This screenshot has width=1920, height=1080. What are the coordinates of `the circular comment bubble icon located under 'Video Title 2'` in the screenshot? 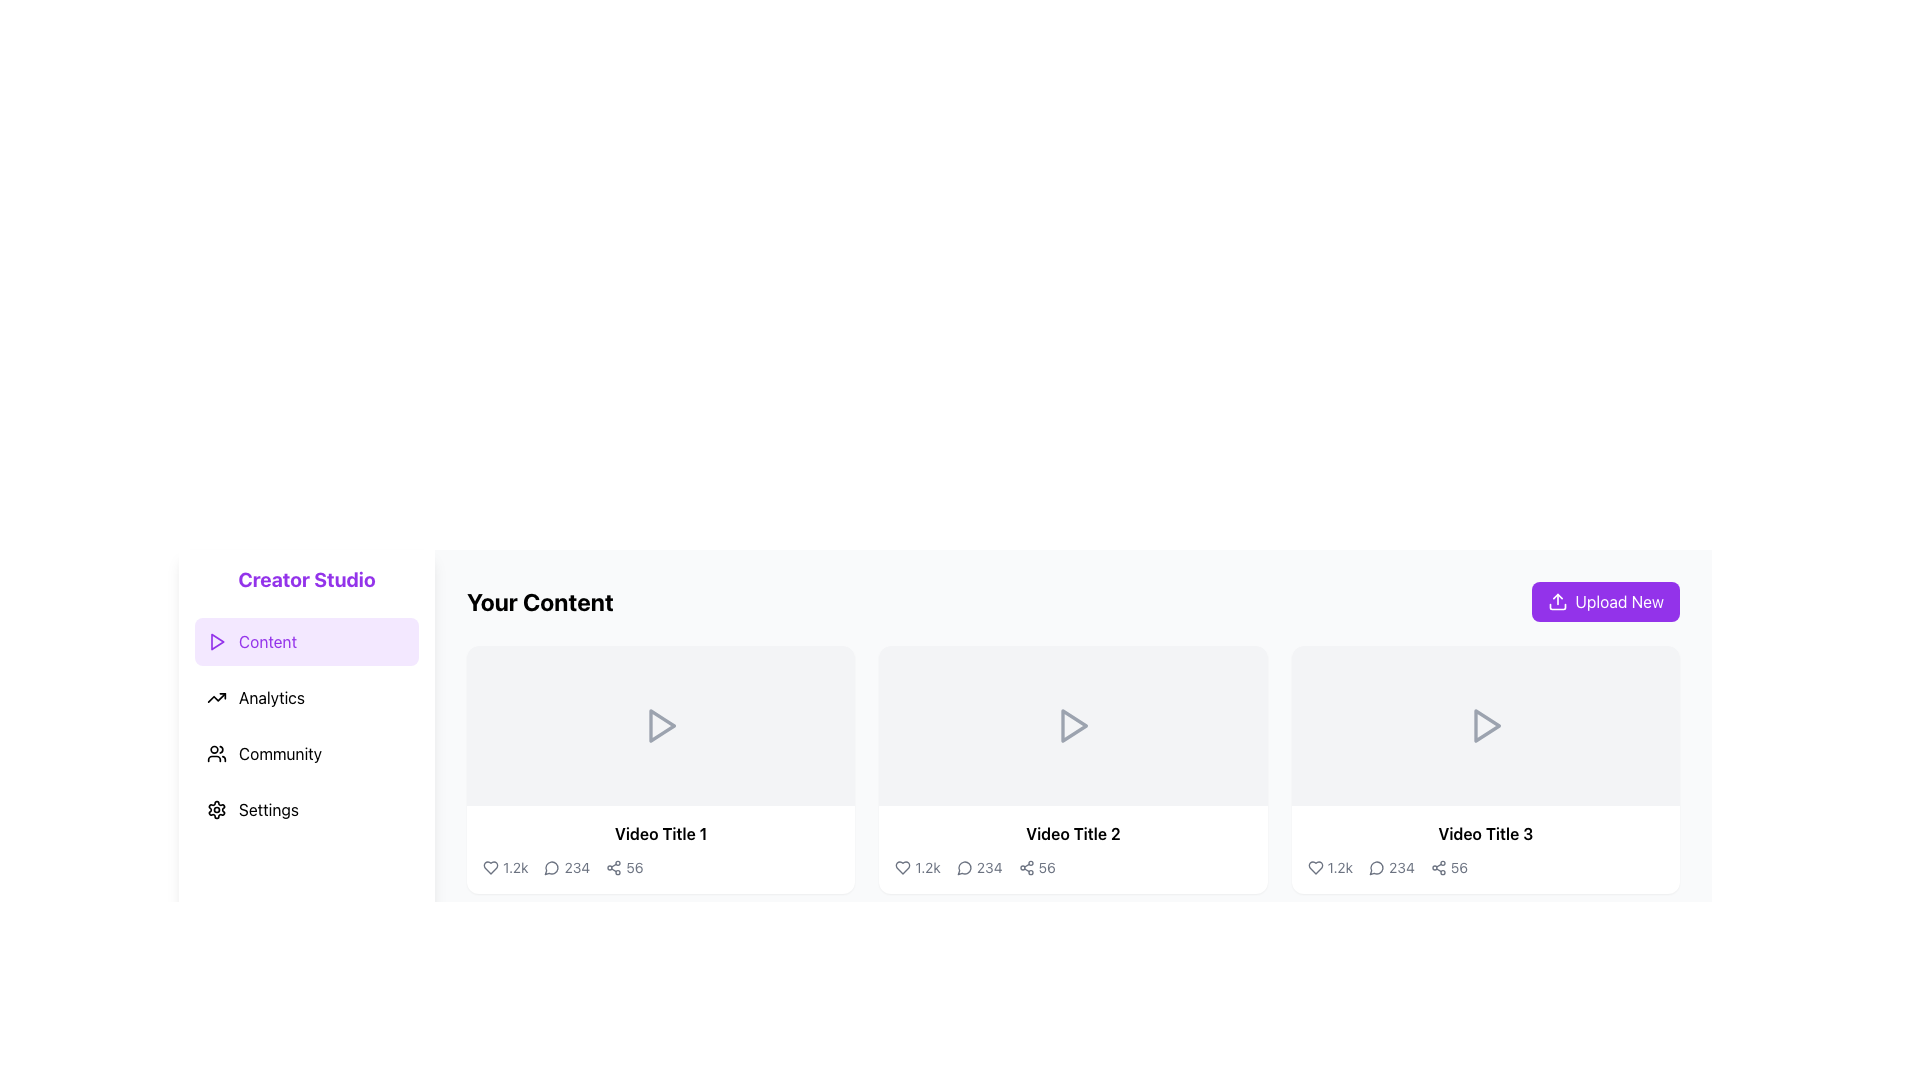 It's located at (964, 867).